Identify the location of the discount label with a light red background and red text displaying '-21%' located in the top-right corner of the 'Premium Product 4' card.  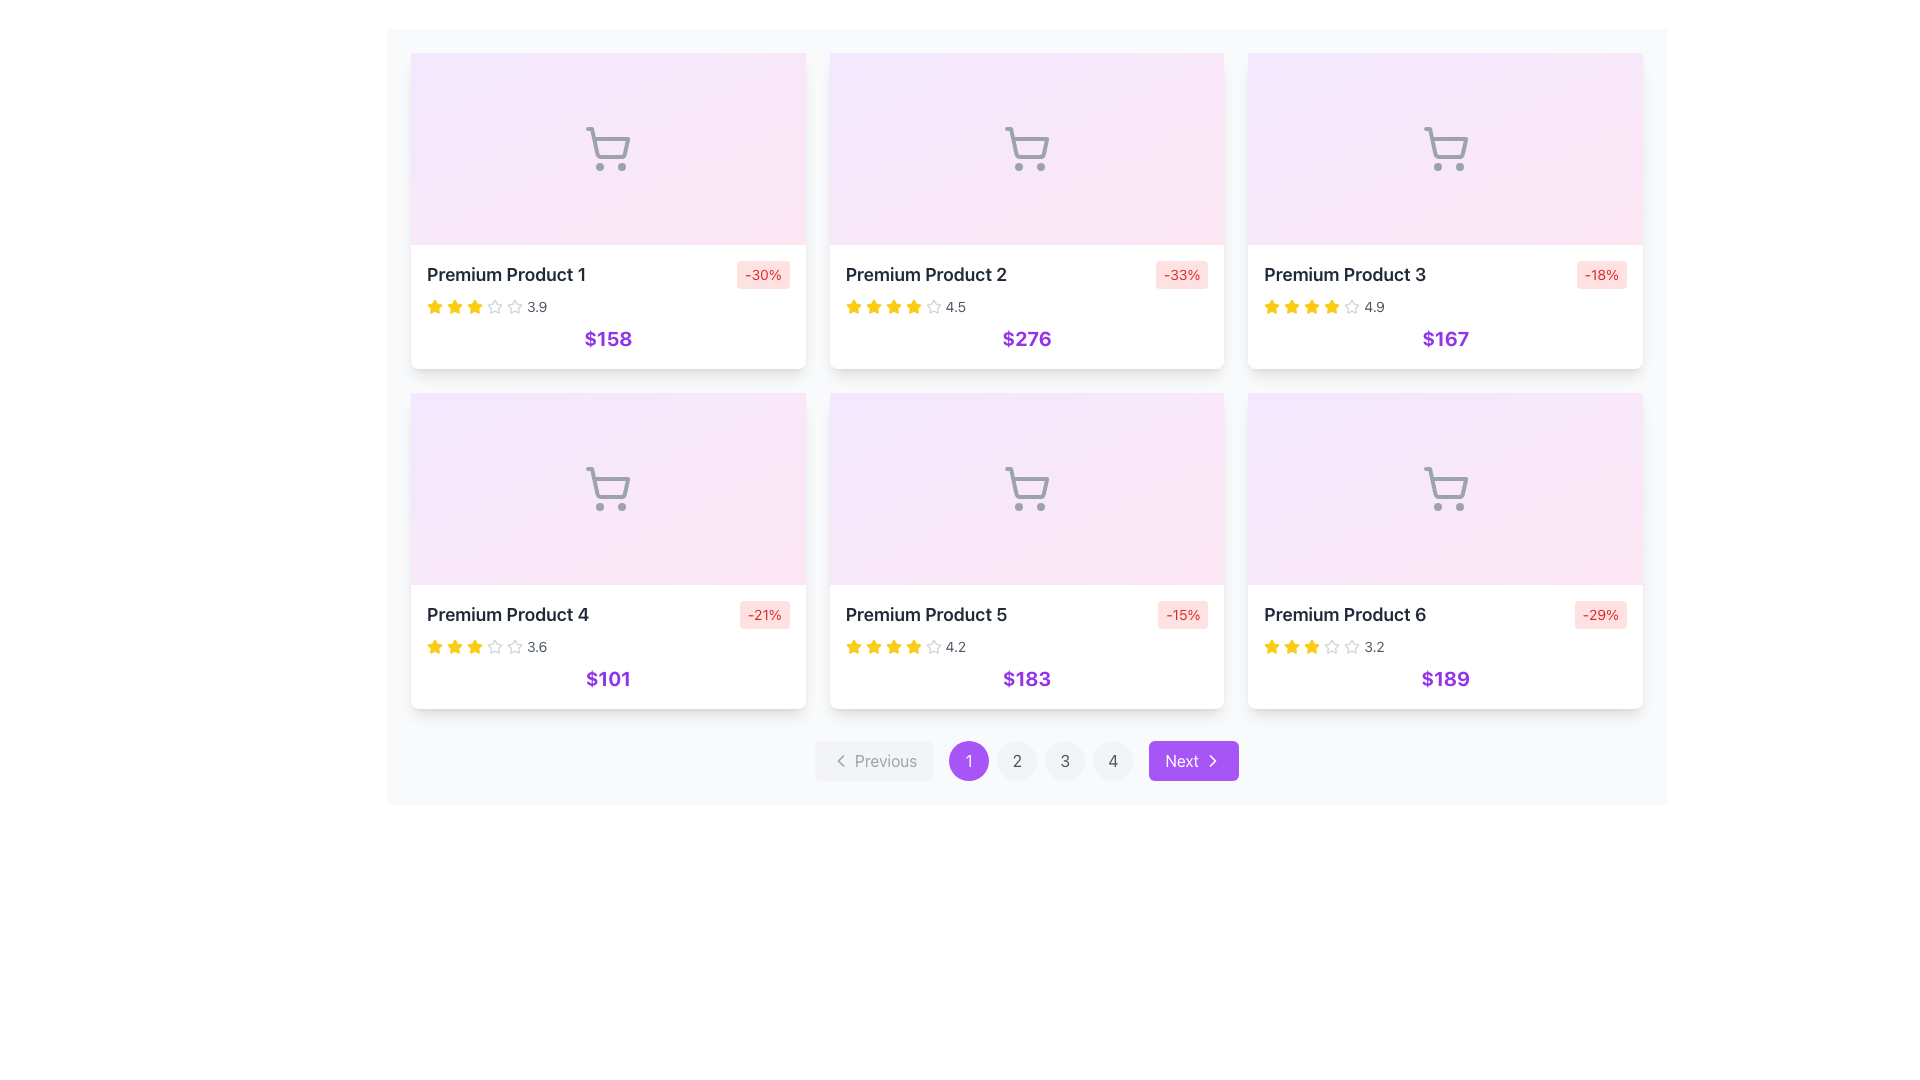
(763, 613).